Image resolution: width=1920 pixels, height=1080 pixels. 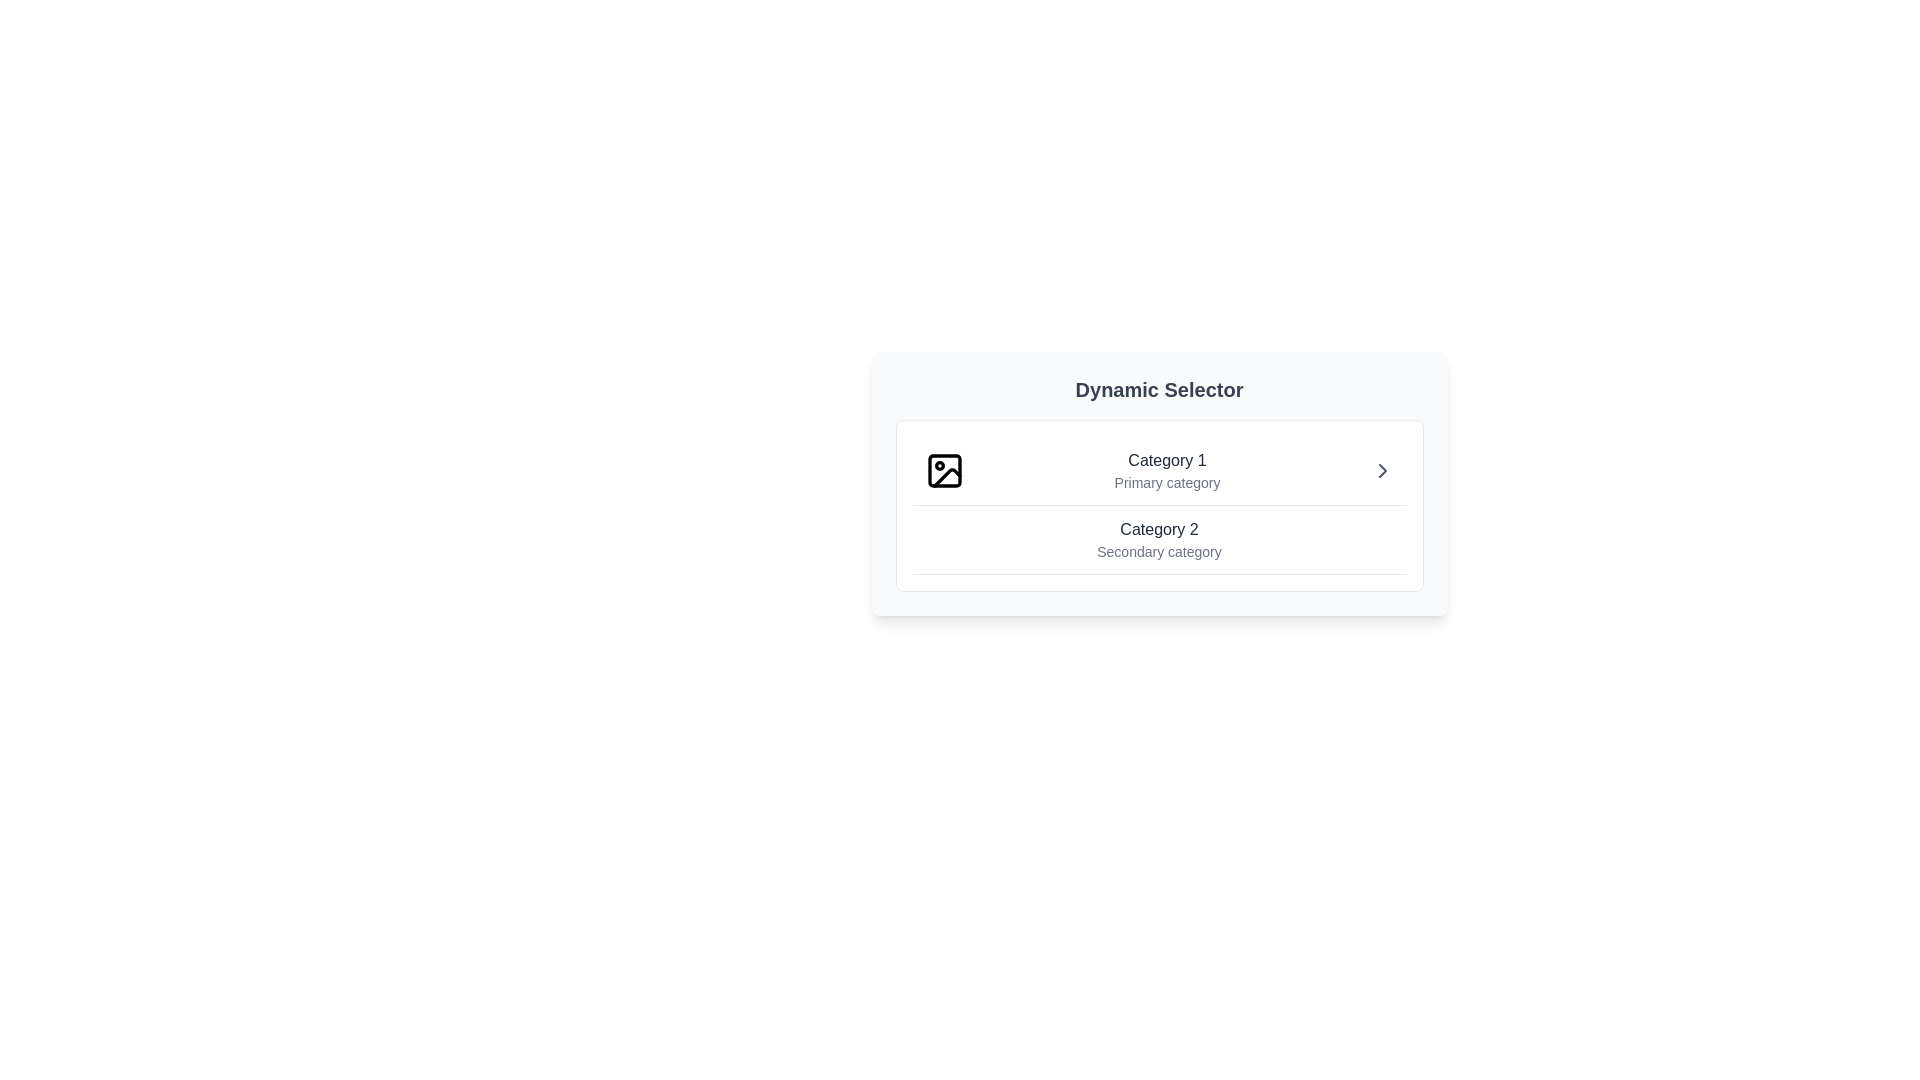 I want to click on the image icon representing 'Category 1', so click(x=943, y=470).